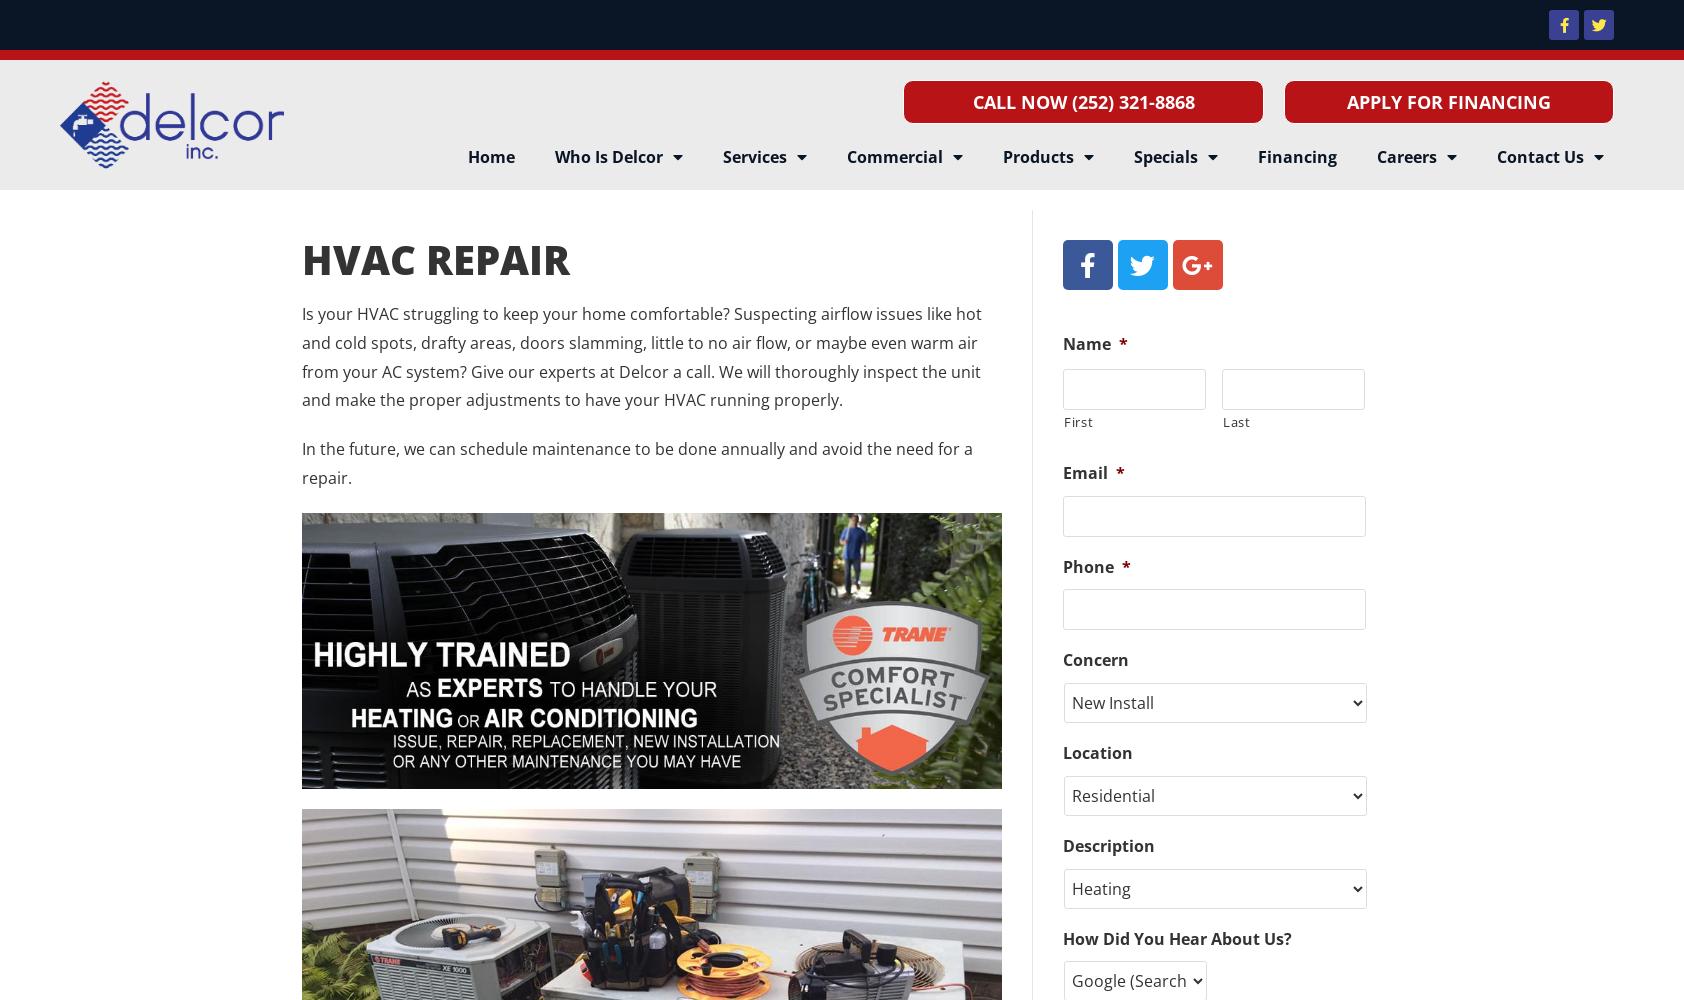 Image resolution: width=1684 pixels, height=1000 pixels. What do you see at coordinates (1448, 101) in the screenshot?
I see `'APPLY FOR FINANCING'` at bounding box center [1448, 101].